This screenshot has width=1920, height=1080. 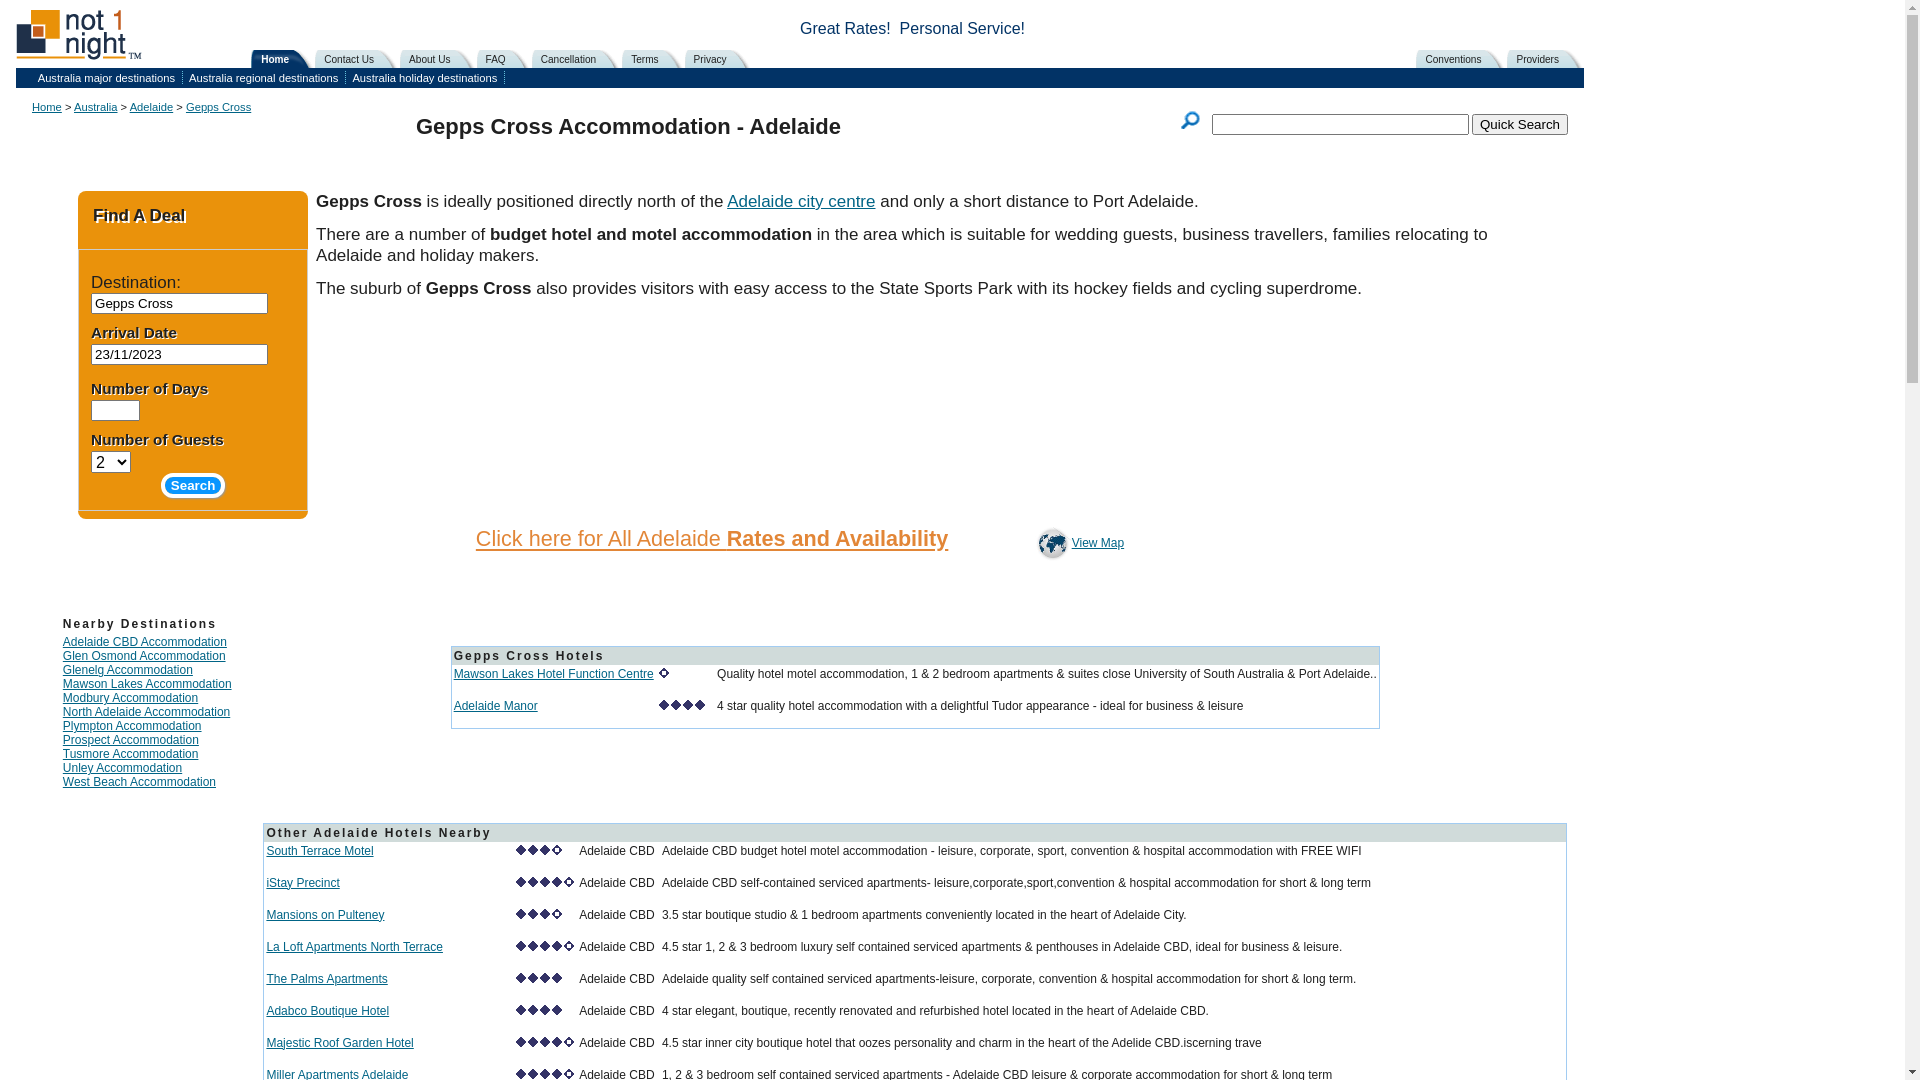 I want to click on 'Adelaide CBD Accommodation', so click(x=143, y=641).